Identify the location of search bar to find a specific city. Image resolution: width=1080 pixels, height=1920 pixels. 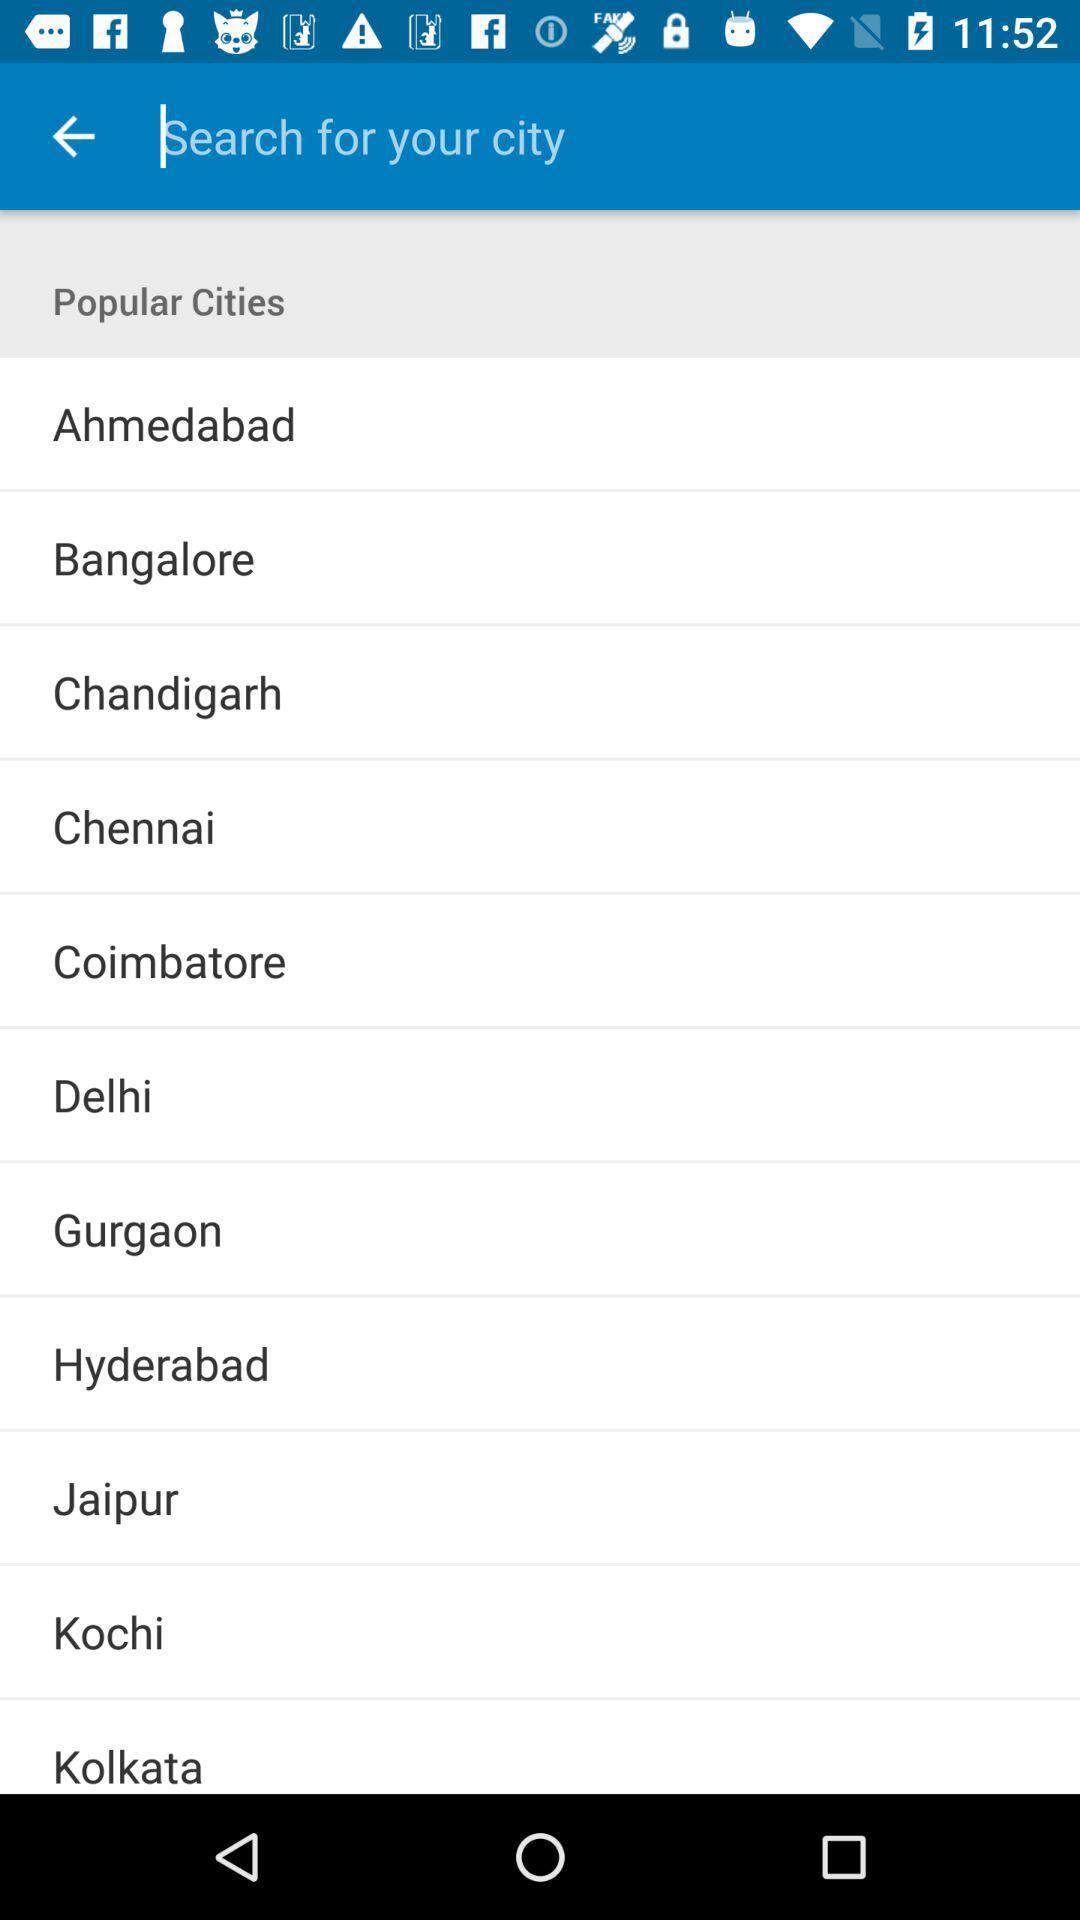
(591, 135).